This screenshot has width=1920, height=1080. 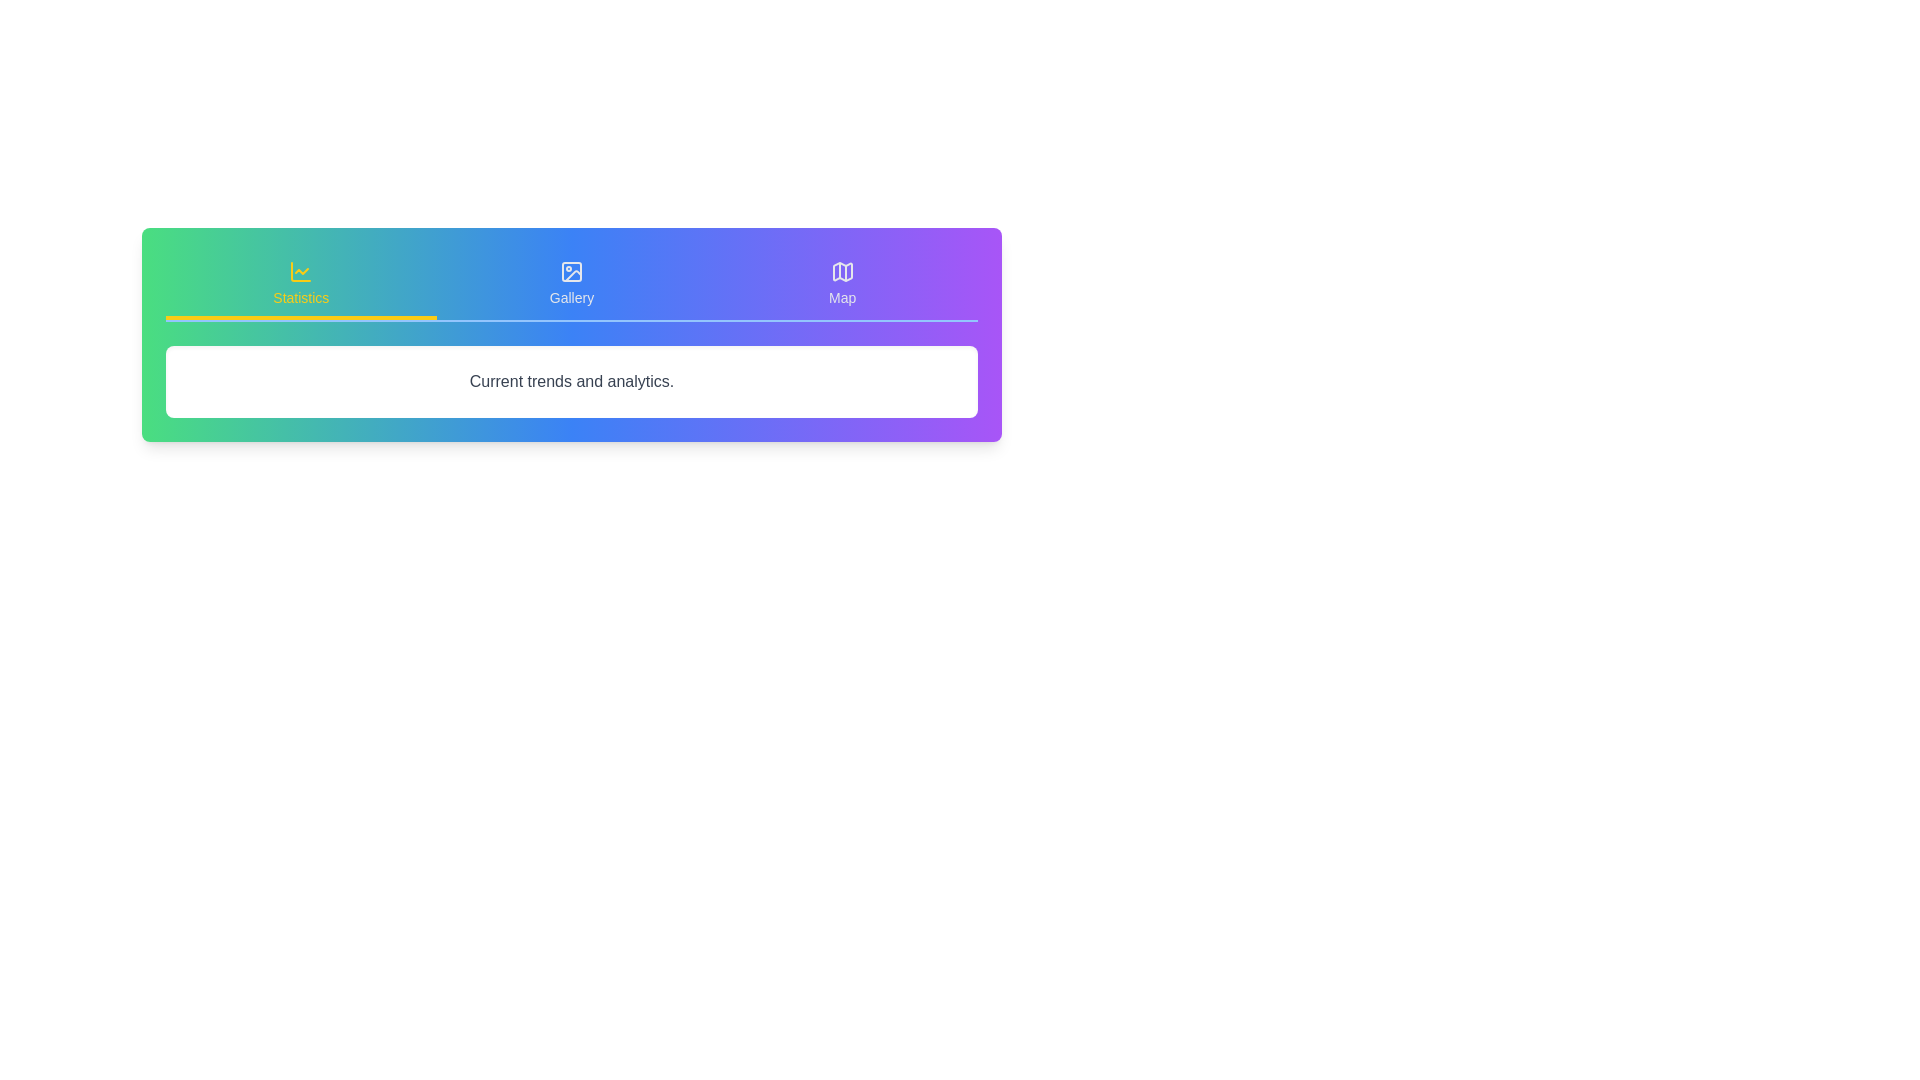 I want to click on the Gallery tab to view its content, so click(x=570, y=285).